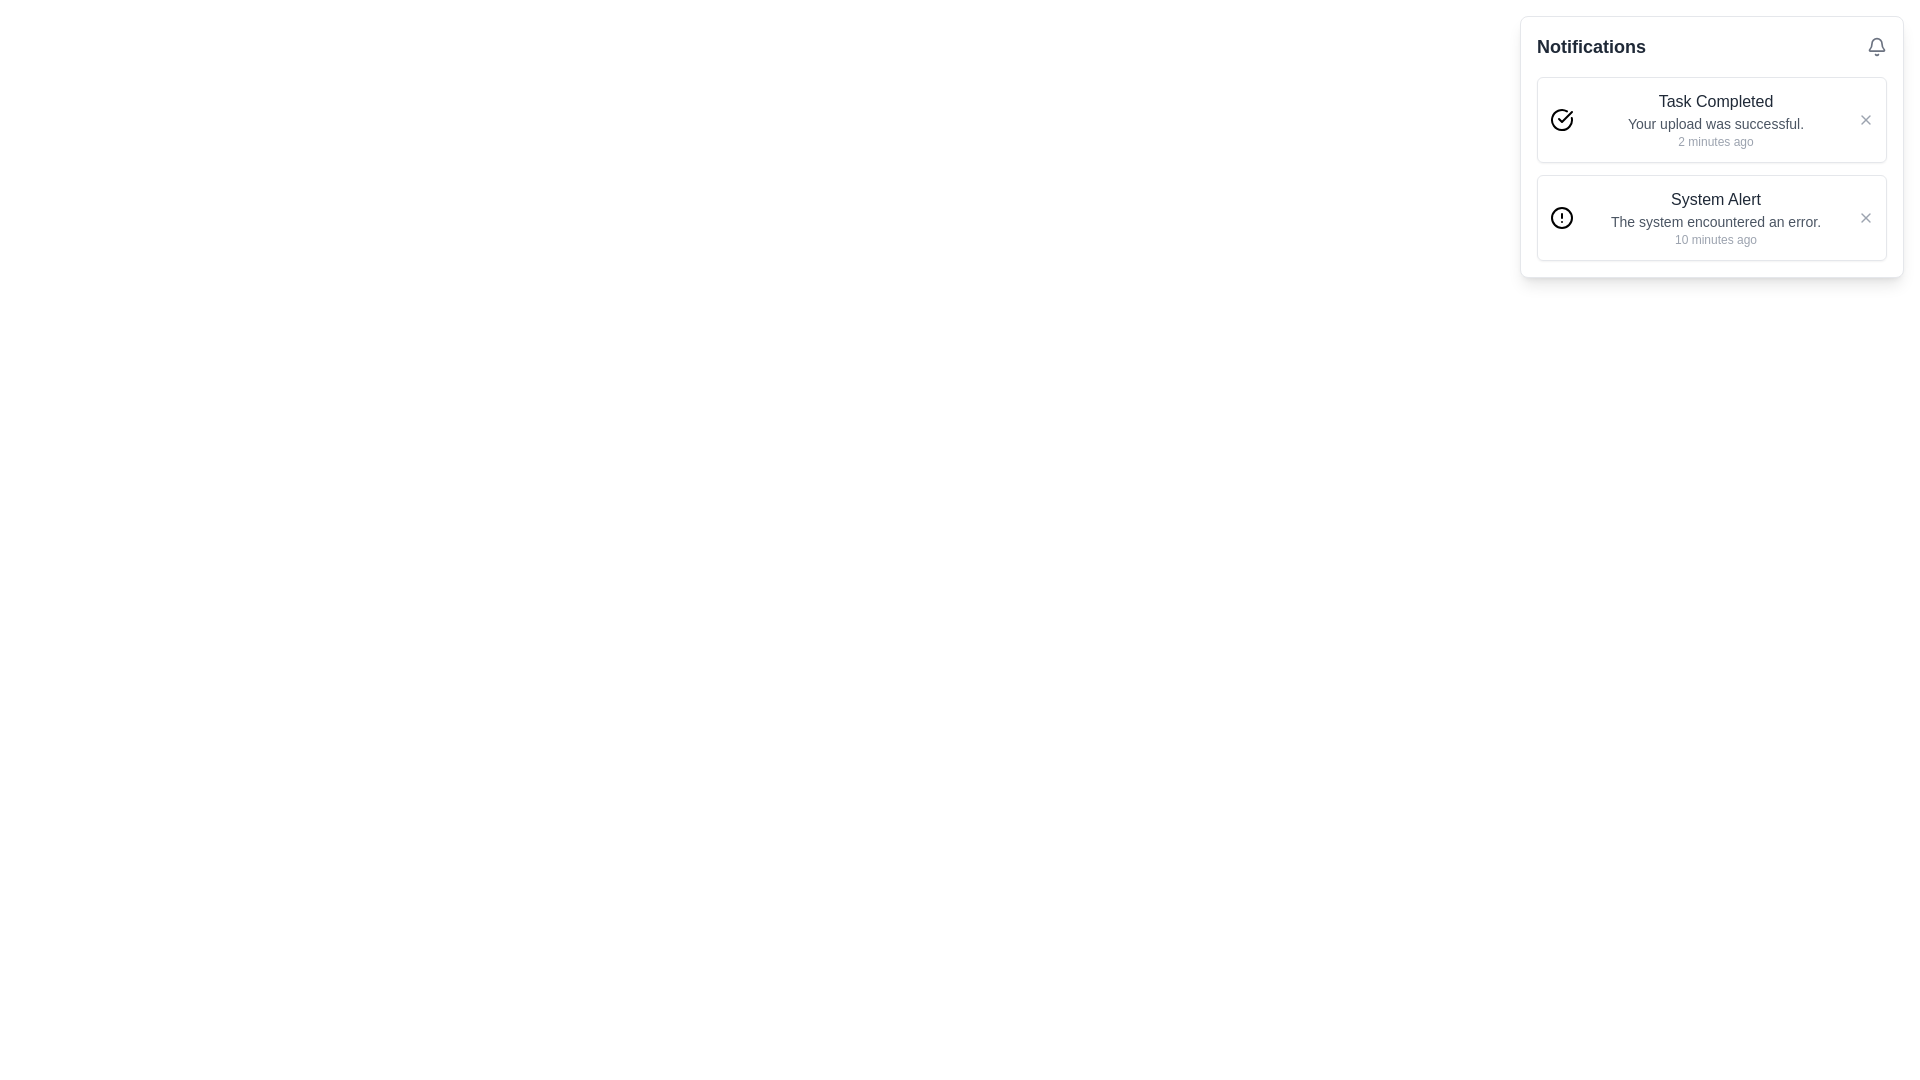 This screenshot has width=1920, height=1080. What do you see at coordinates (1715, 101) in the screenshot?
I see `the Text Label that serves as the title or summary of the notification located at the top of its notification group in the right-hand notification panel` at bounding box center [1715, 101].